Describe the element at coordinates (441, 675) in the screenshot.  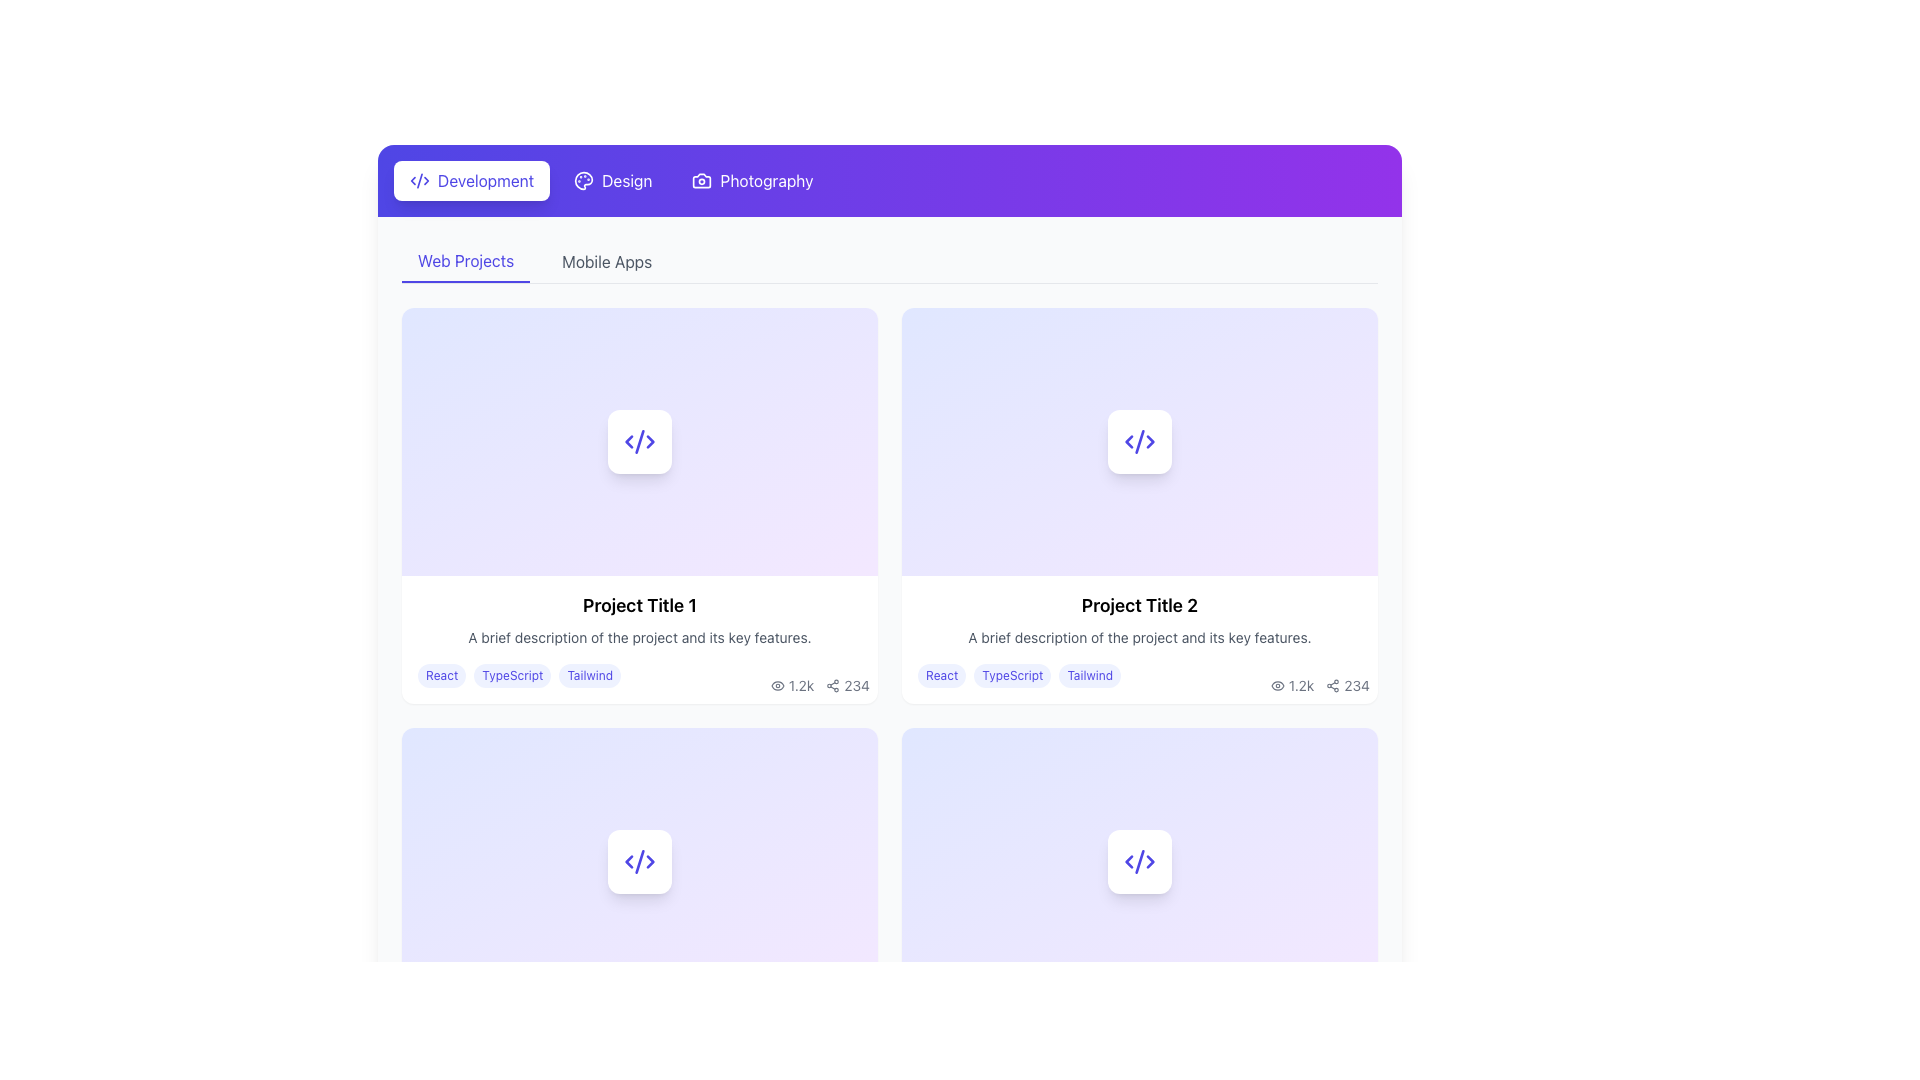
I see `the styling of the leftmost label tag associated with 'Project Title 1', which provides context about the project` at that location.